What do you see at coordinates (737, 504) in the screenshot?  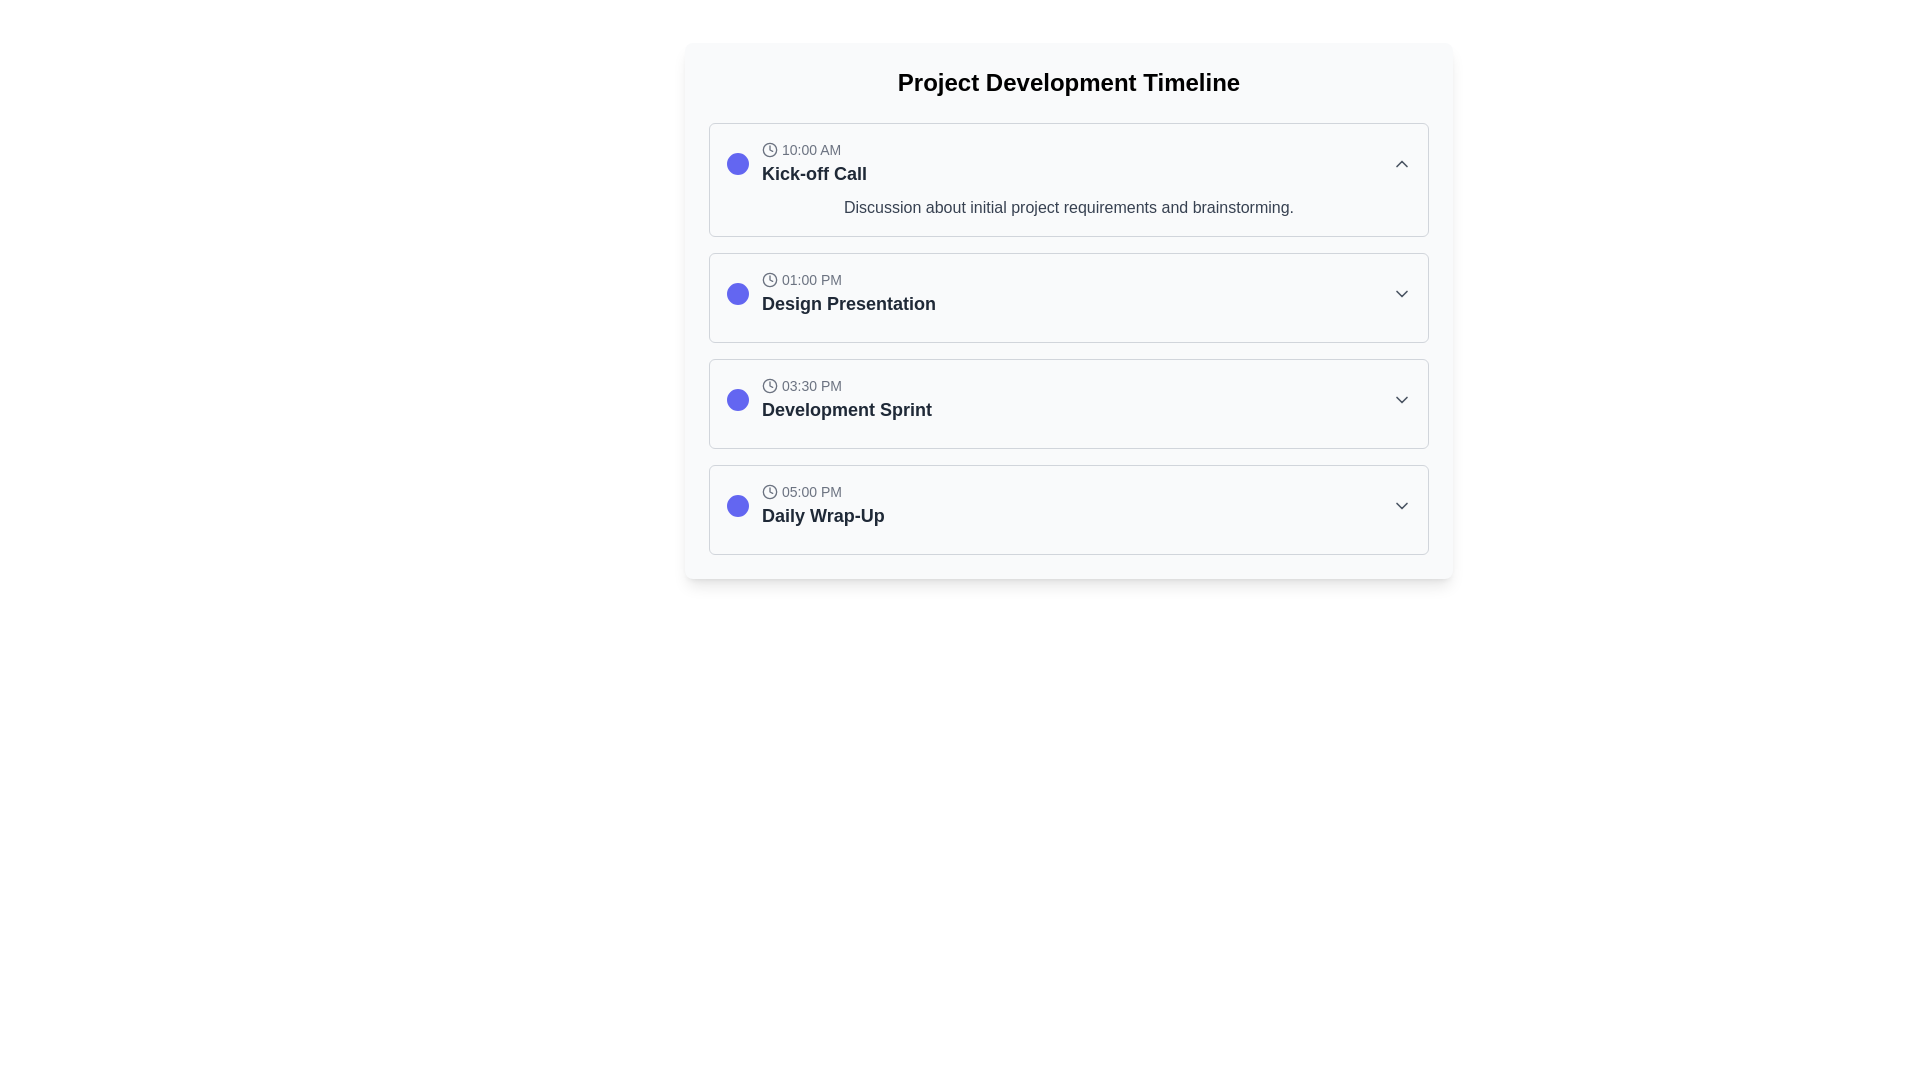 I see `the Circular Icon that serves as a visual indicator for the '05:00 PM Daily Wrap-Up' entry in the timeline, which is positioned towards the left within this section` at bounding box center [737, 504].